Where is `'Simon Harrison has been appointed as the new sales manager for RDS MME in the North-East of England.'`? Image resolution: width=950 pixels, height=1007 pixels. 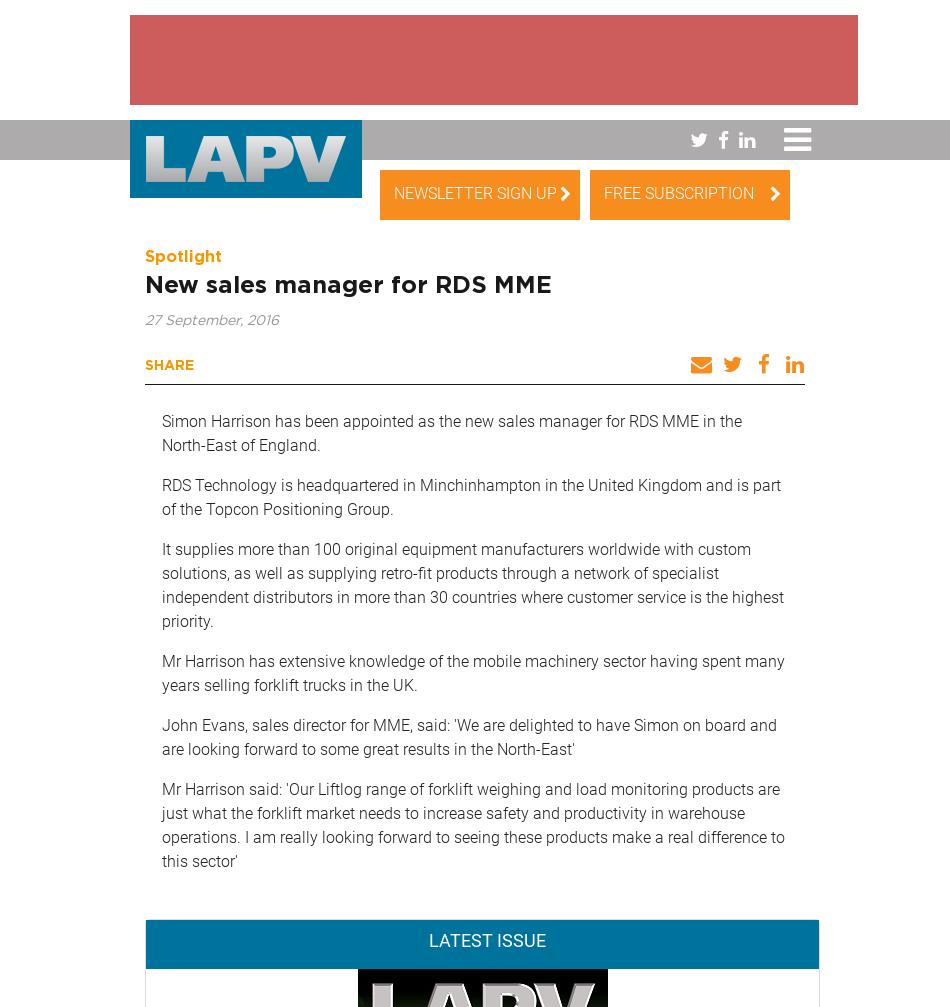
'Simon Harrison has been appointed as the new sales manager for RDS MME in the North-East of England.' is located at coordinates (449, 432).